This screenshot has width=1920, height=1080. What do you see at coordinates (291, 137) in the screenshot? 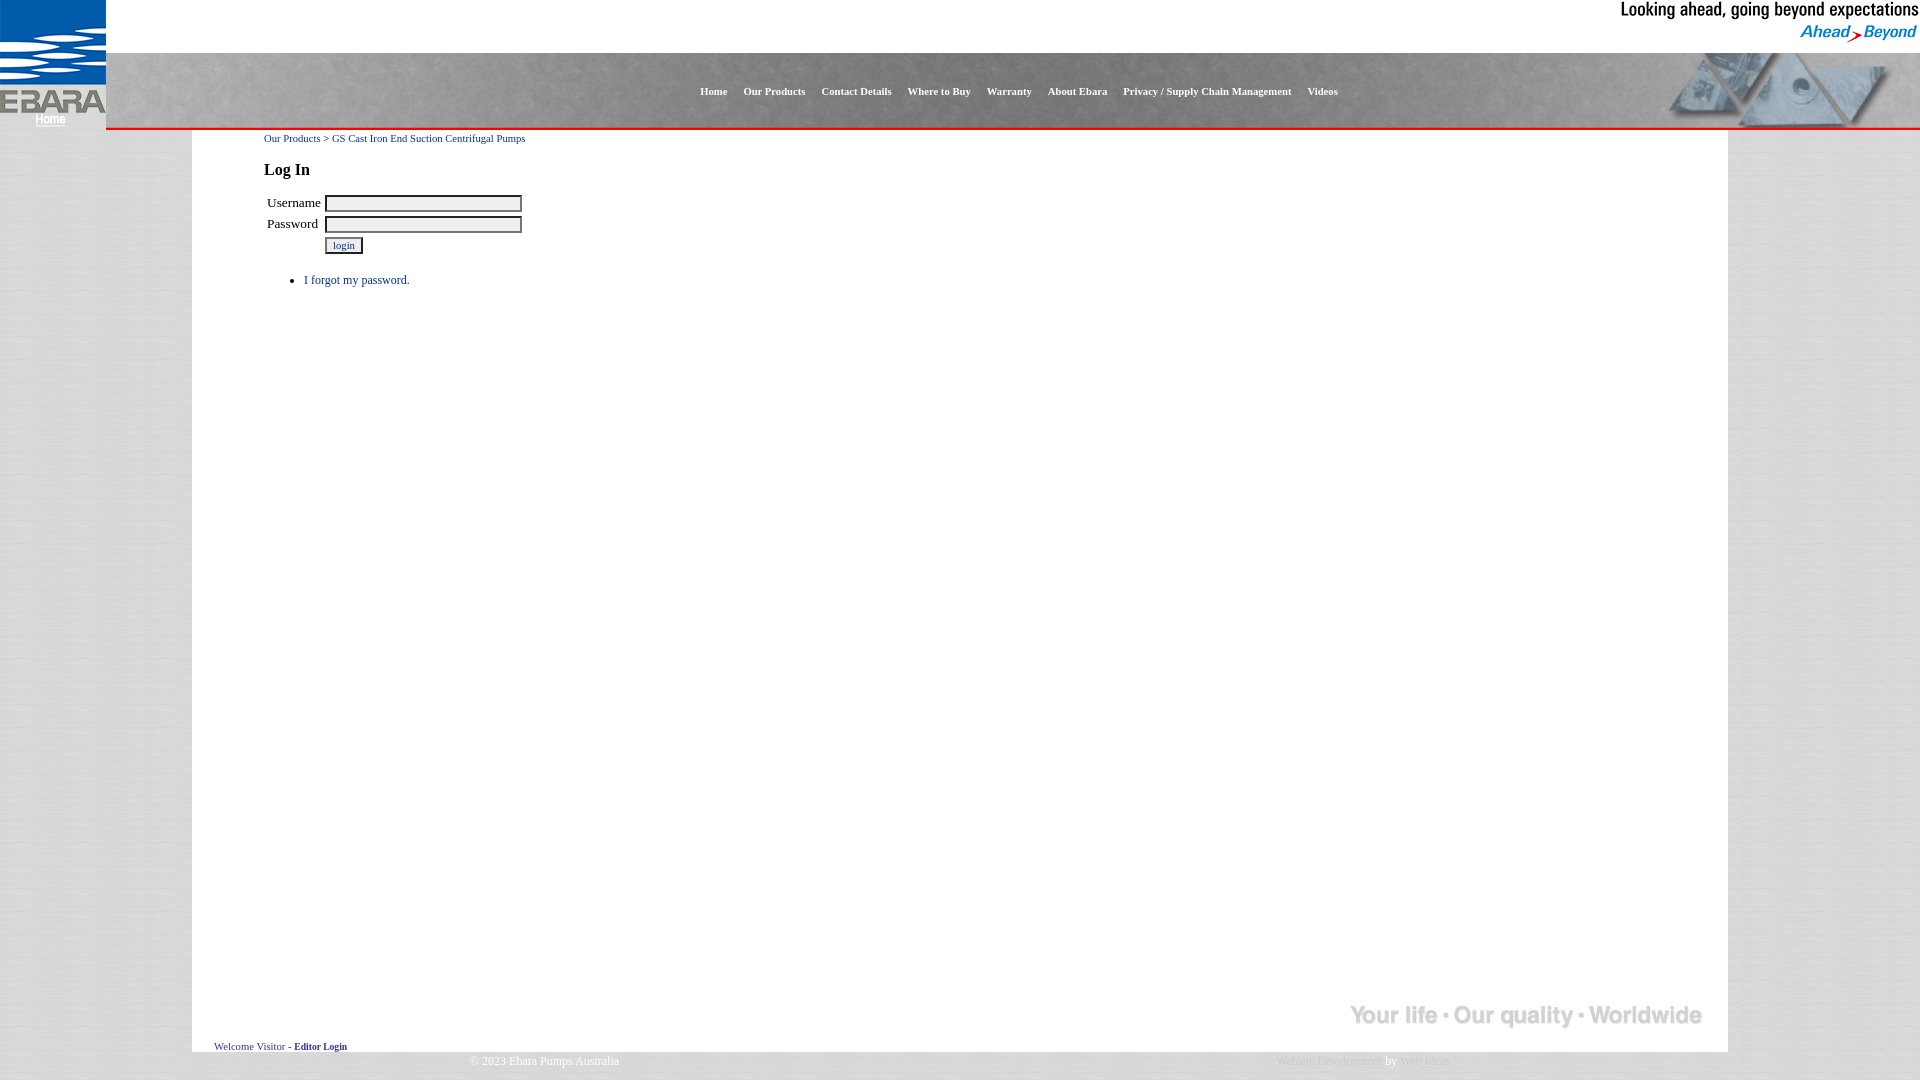
I see `'Our Products'` at bounding box center [291, 137].